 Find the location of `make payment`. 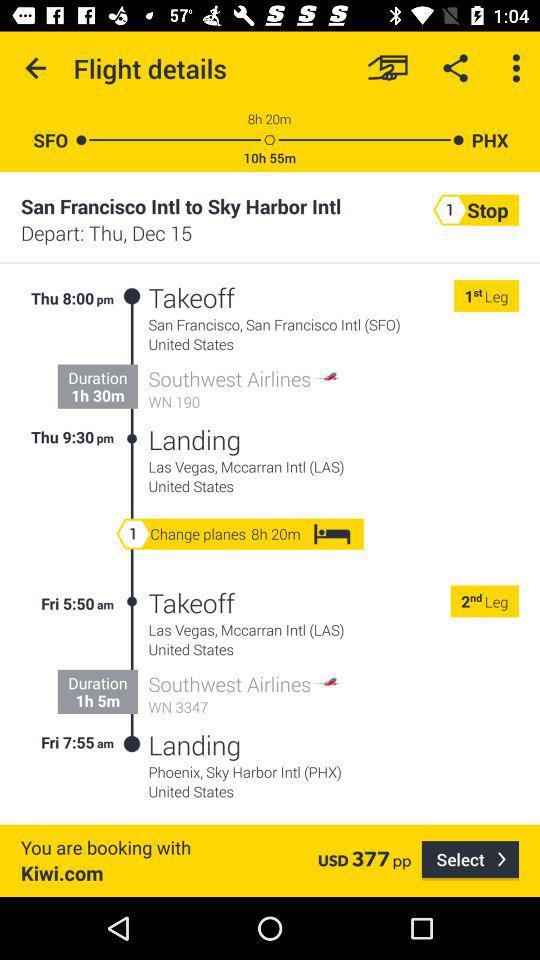

make payment is located at coordinates (387, 68).